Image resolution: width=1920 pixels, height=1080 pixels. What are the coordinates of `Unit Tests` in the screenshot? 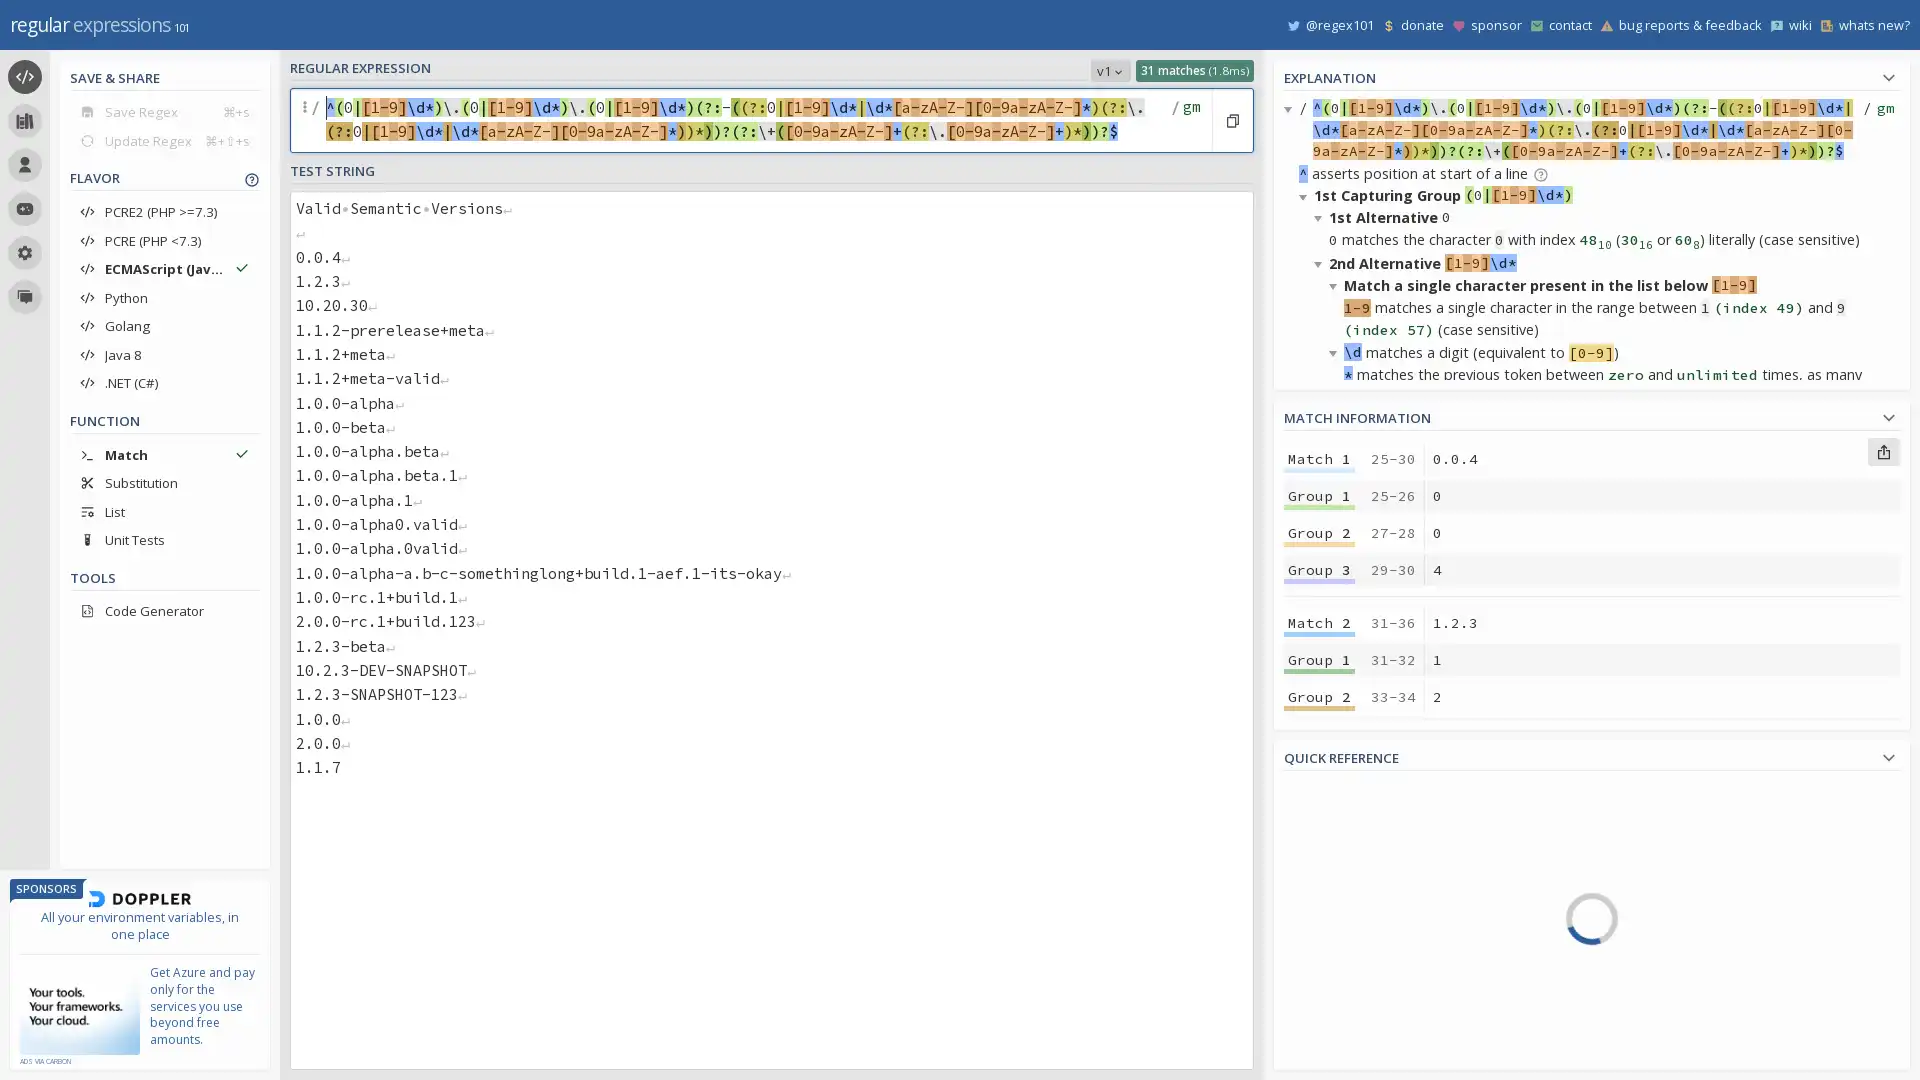 It's located at (164, 540).